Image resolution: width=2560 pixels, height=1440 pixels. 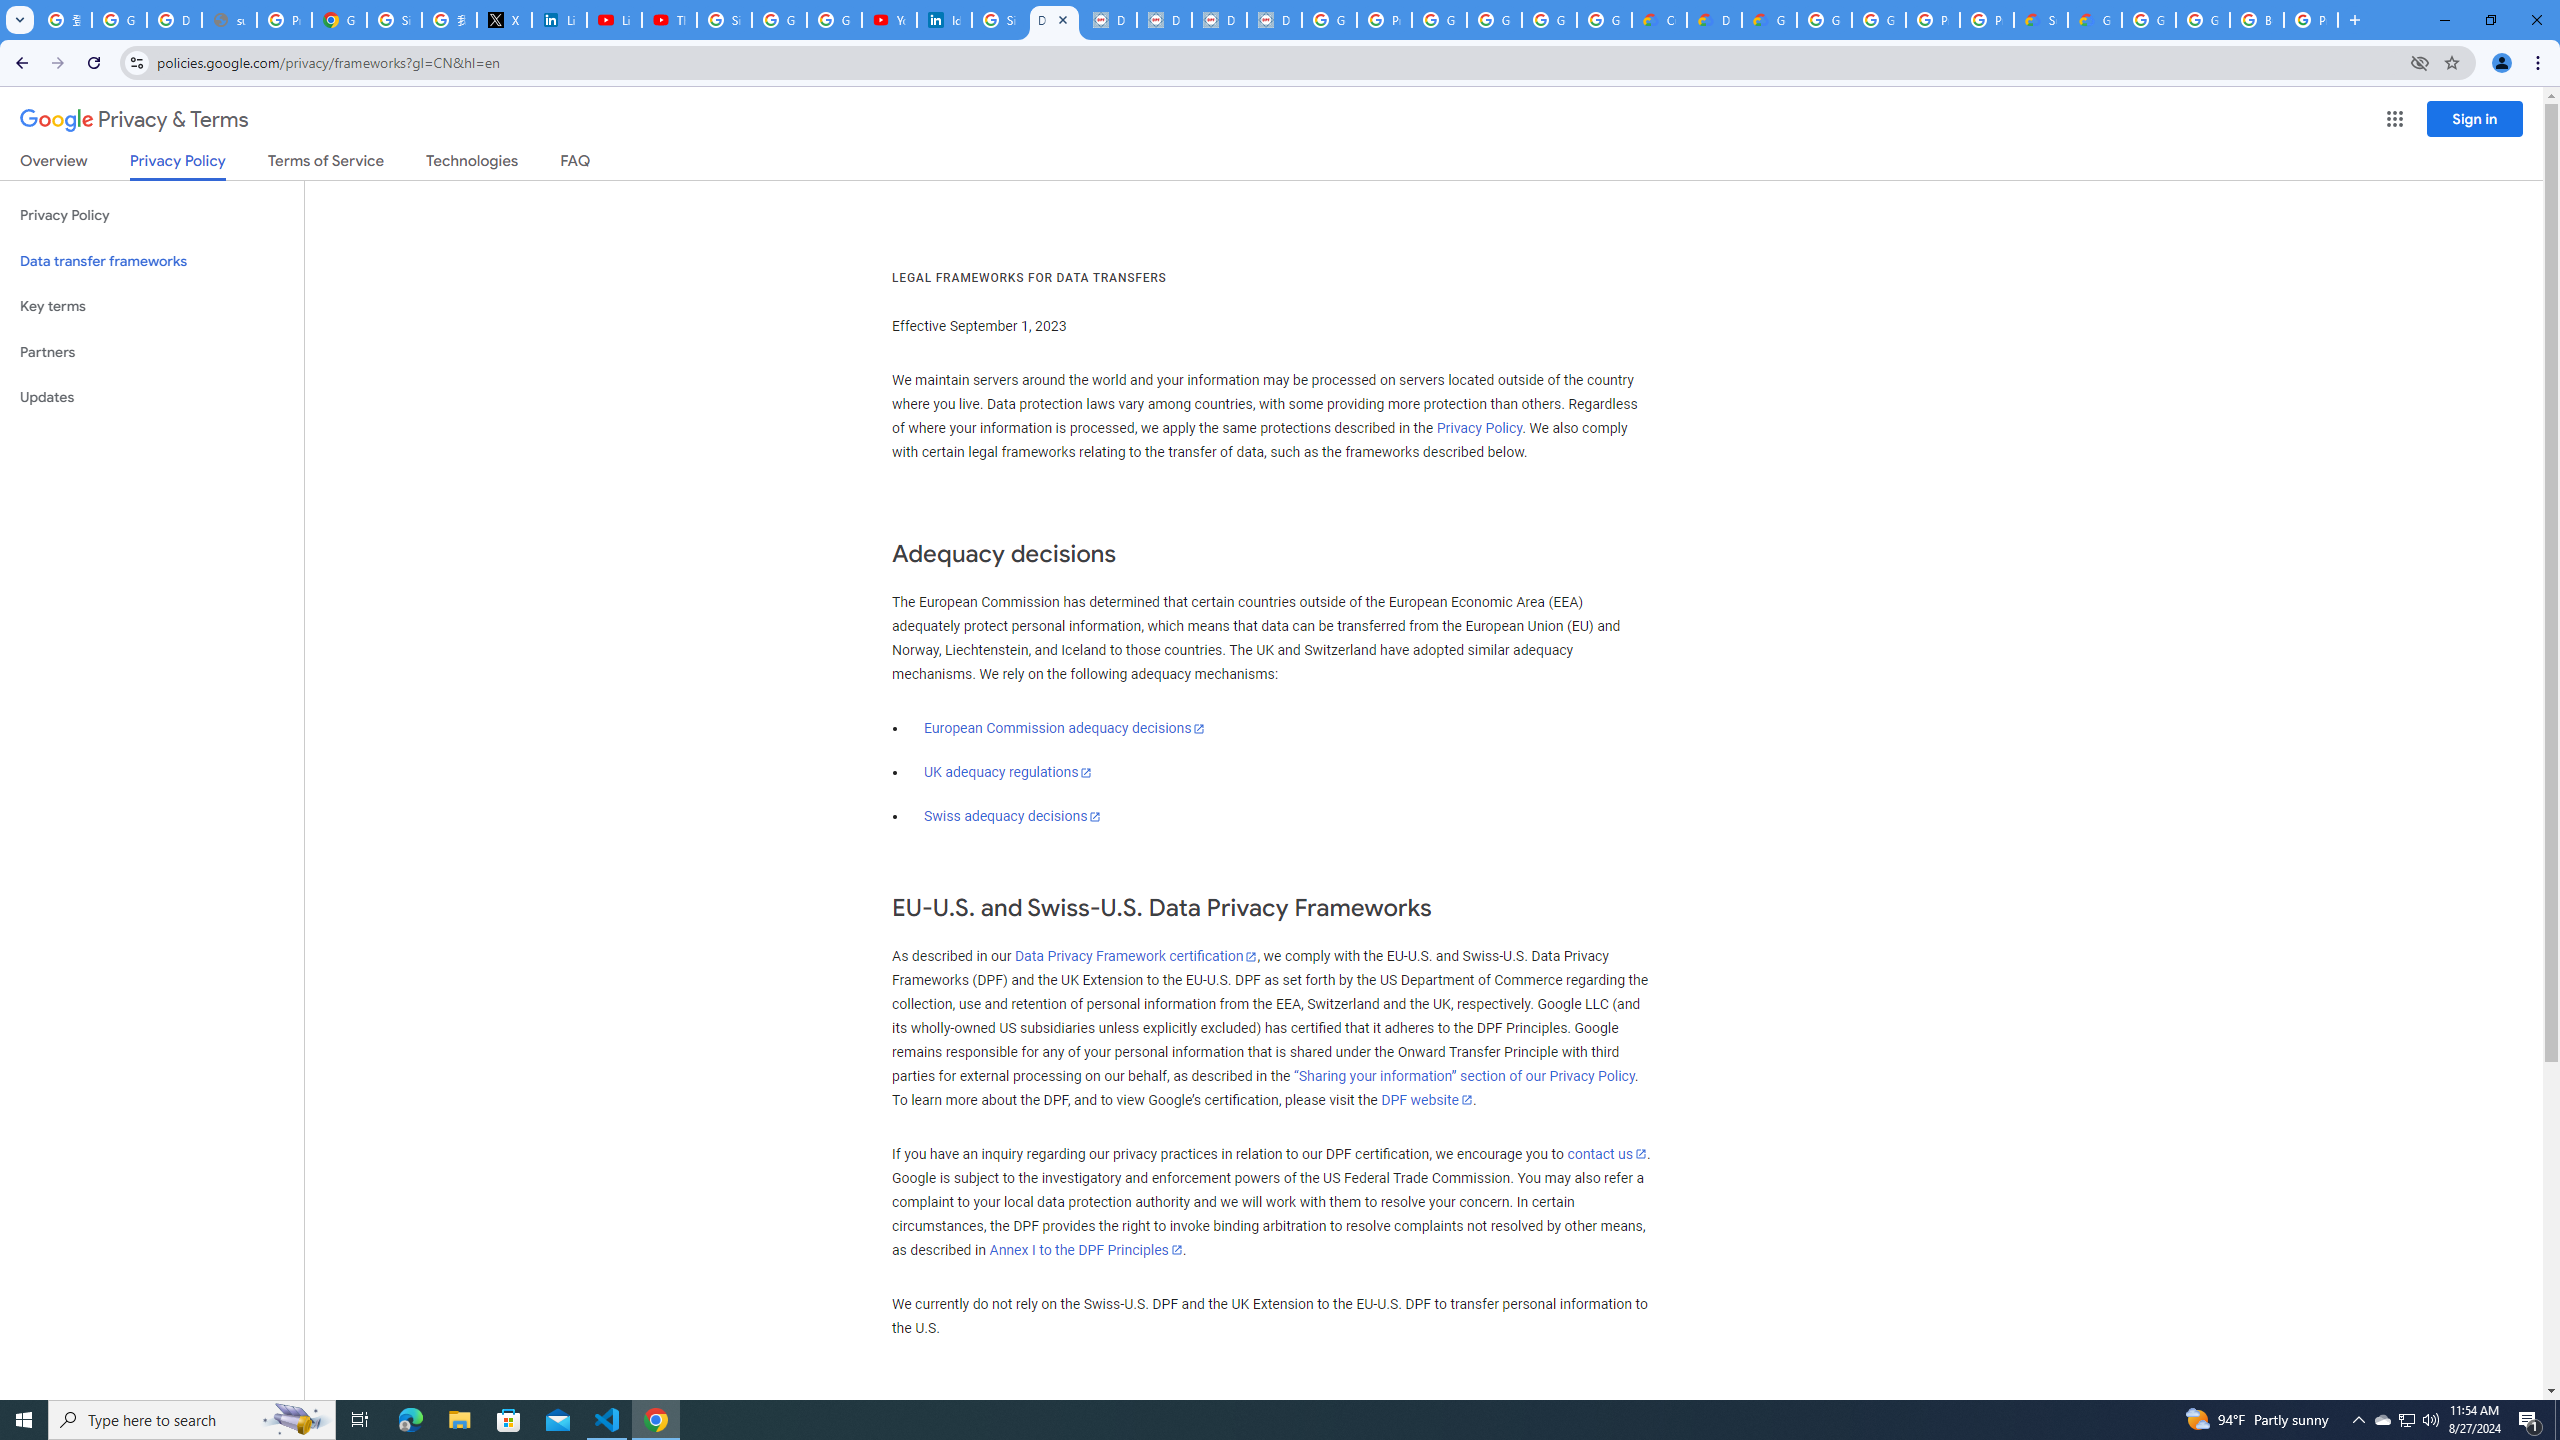 What do you see at coordinates (2094, 19) in the screenshot?
I see `'Google Cloud Service Health'` at bounding box center [2094, 19].